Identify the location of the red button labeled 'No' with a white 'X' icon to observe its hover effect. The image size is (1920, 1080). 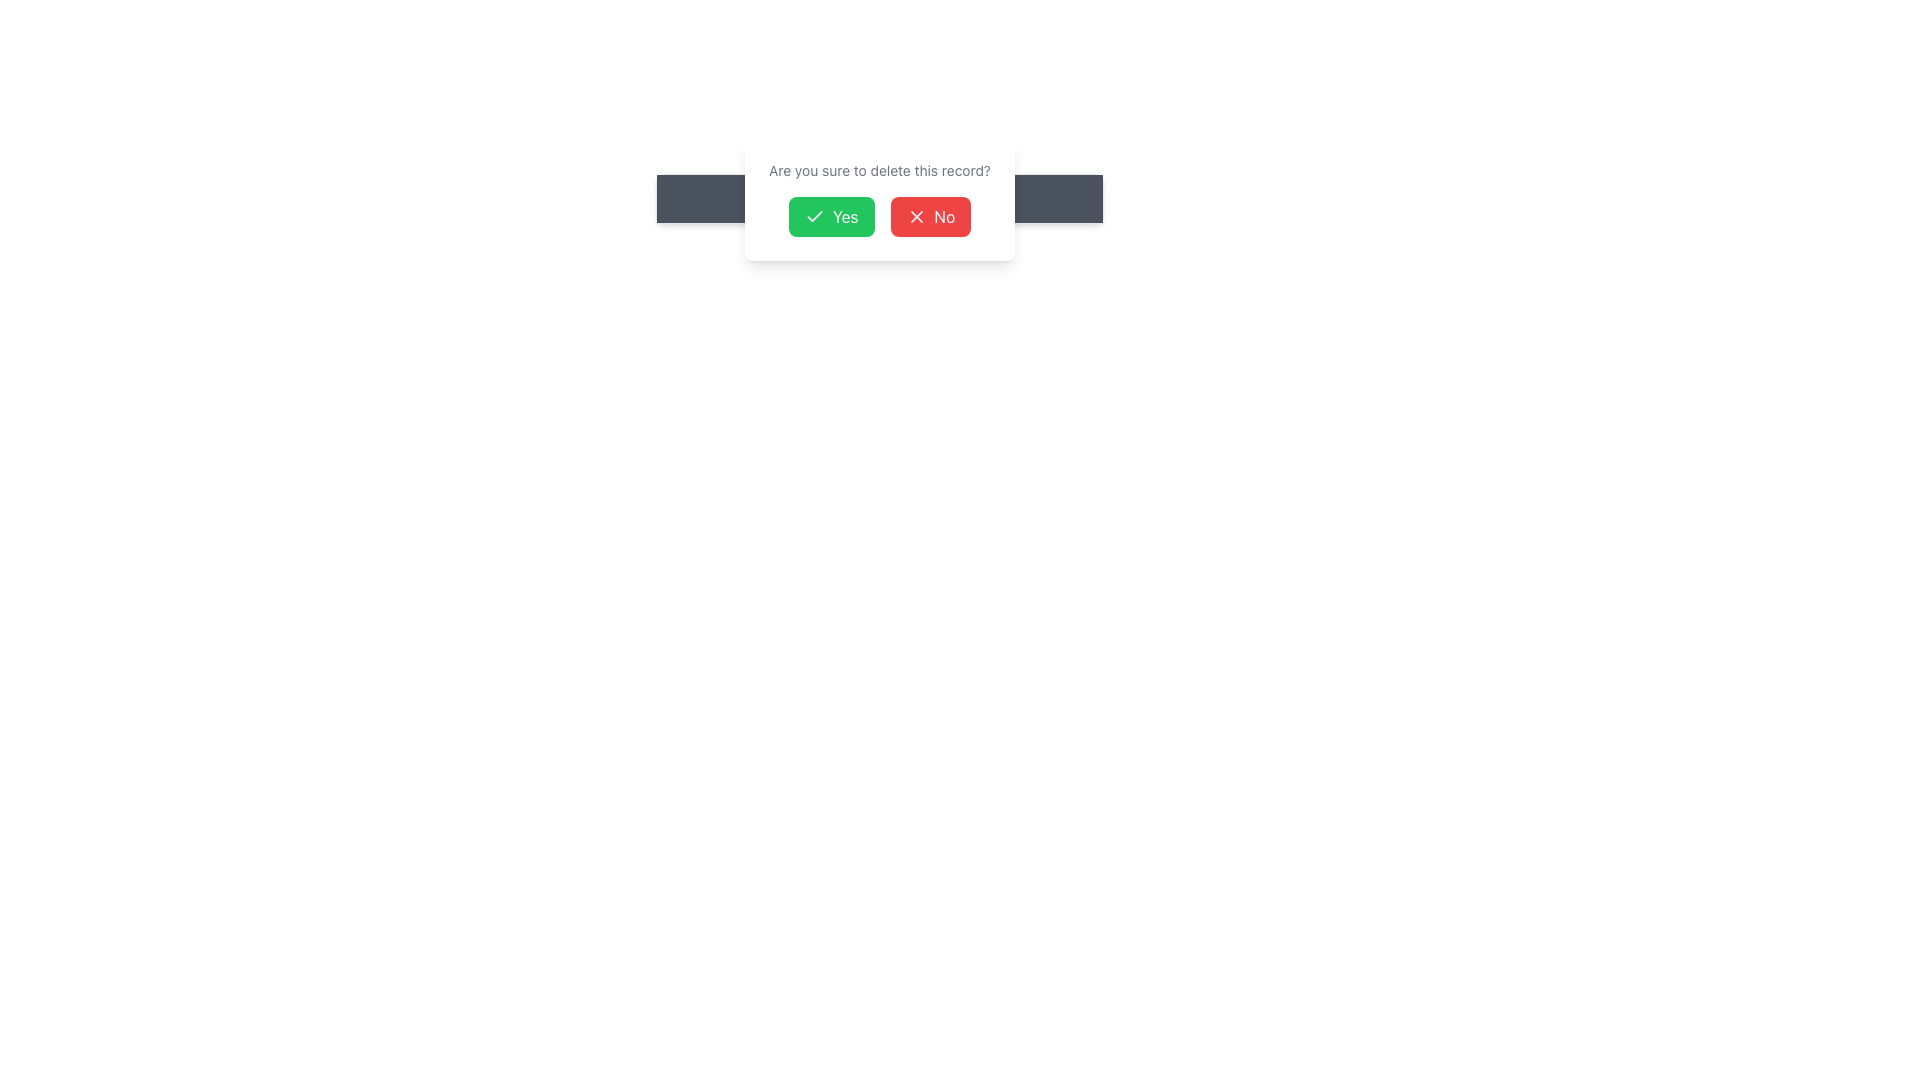
(929, 216).